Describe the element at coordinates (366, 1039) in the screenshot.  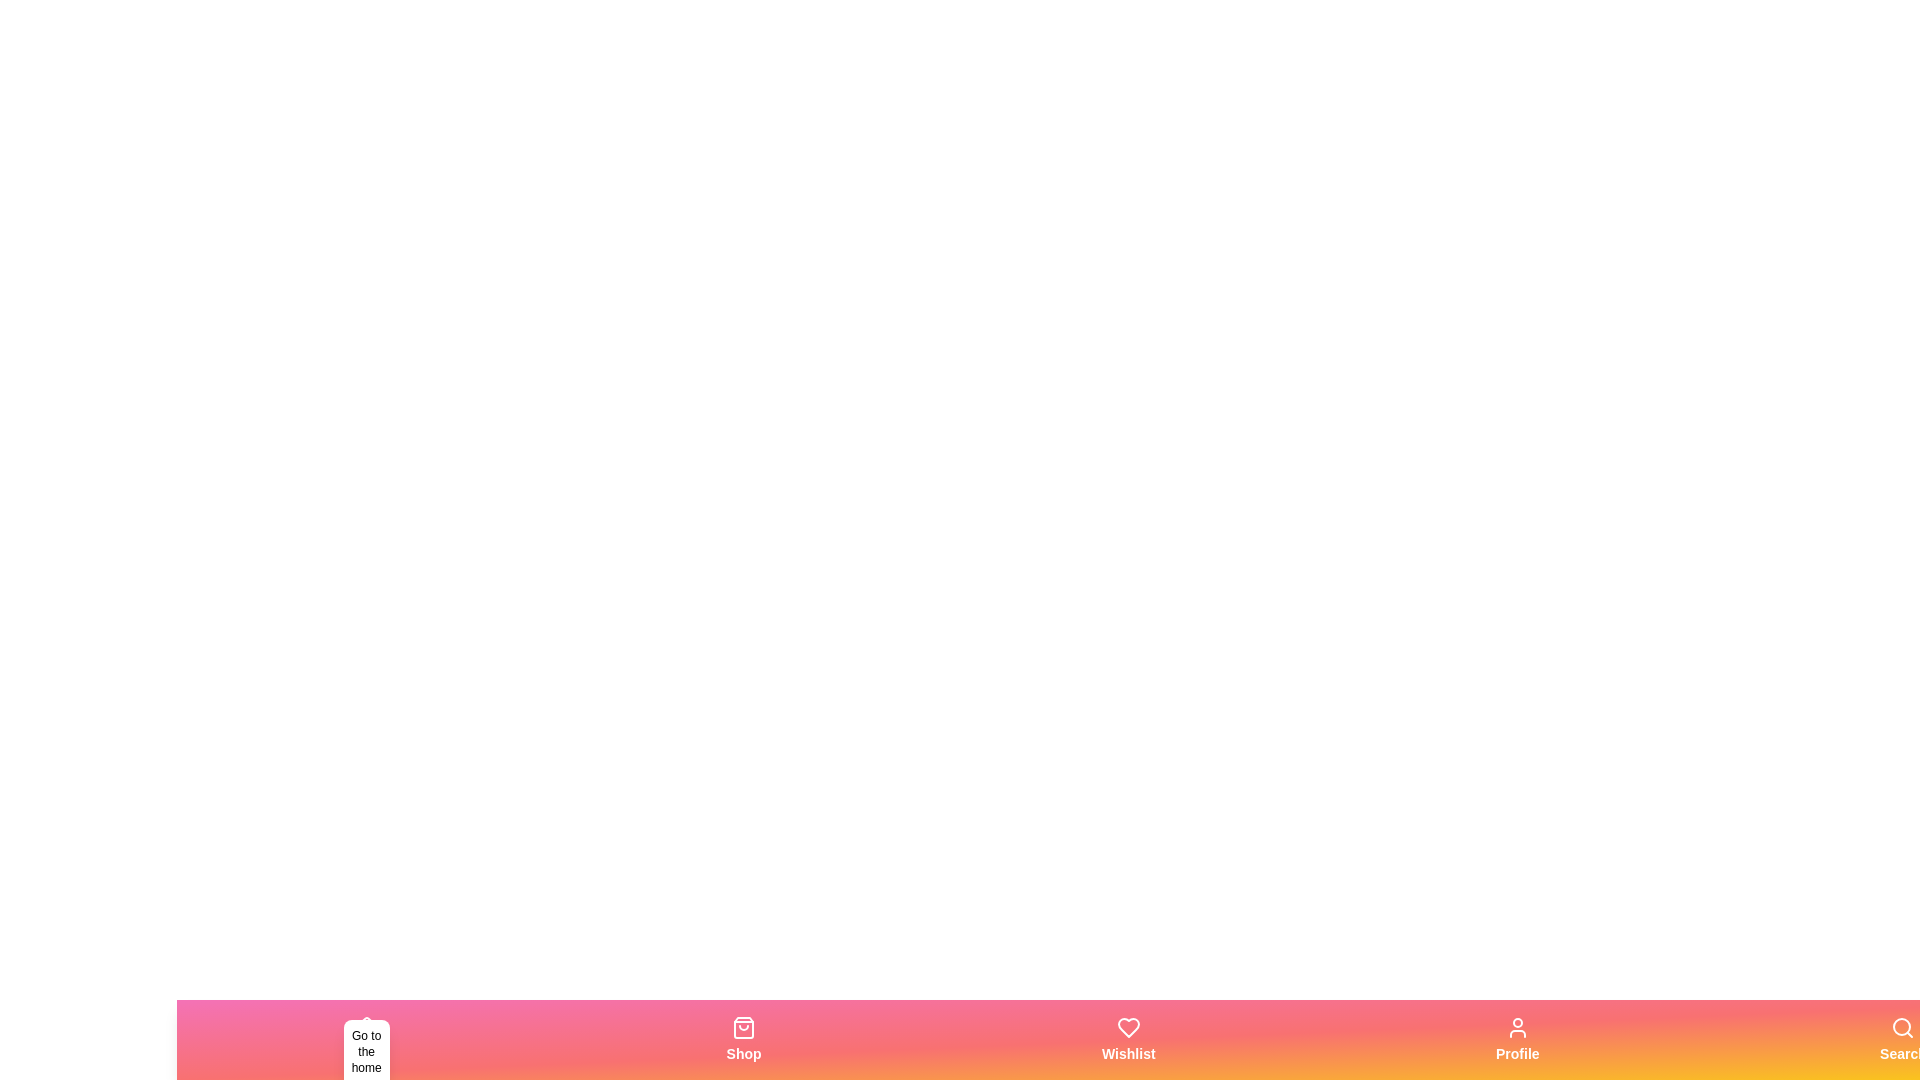
I see `the Home tab to view its hint` at that location.